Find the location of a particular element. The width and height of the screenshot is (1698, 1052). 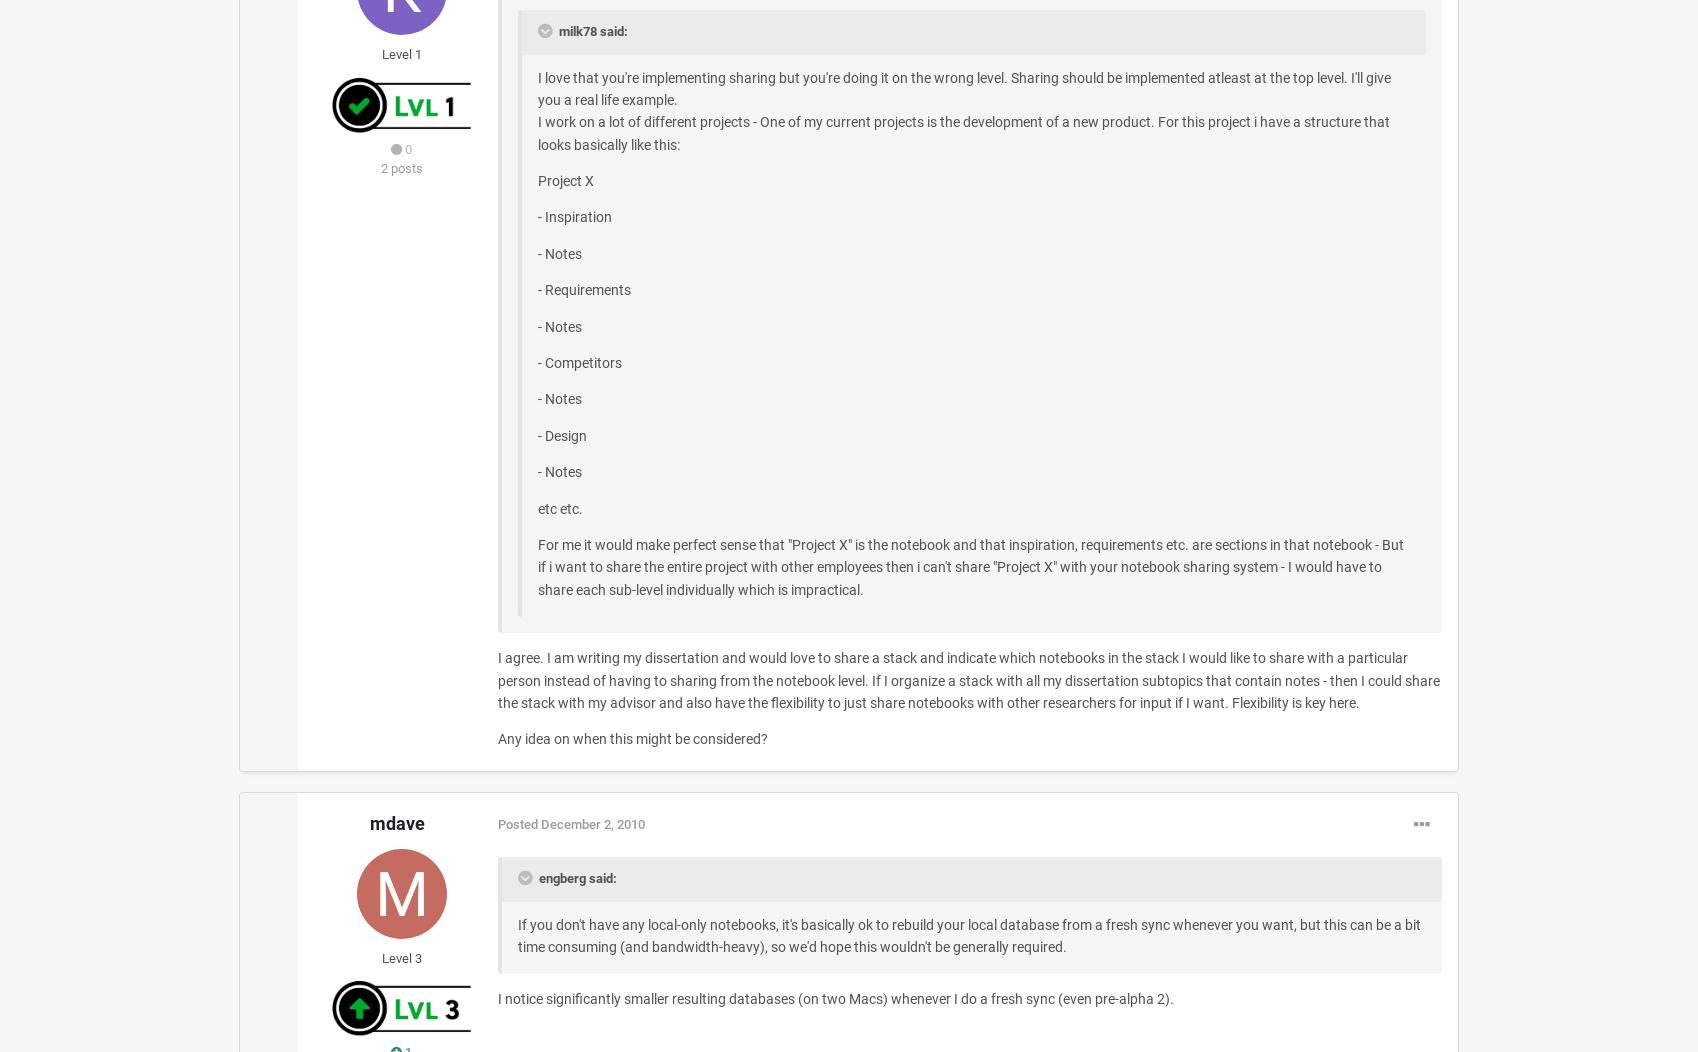

'Any idea on when this might be considered?' is located at coordinates (630, 739).